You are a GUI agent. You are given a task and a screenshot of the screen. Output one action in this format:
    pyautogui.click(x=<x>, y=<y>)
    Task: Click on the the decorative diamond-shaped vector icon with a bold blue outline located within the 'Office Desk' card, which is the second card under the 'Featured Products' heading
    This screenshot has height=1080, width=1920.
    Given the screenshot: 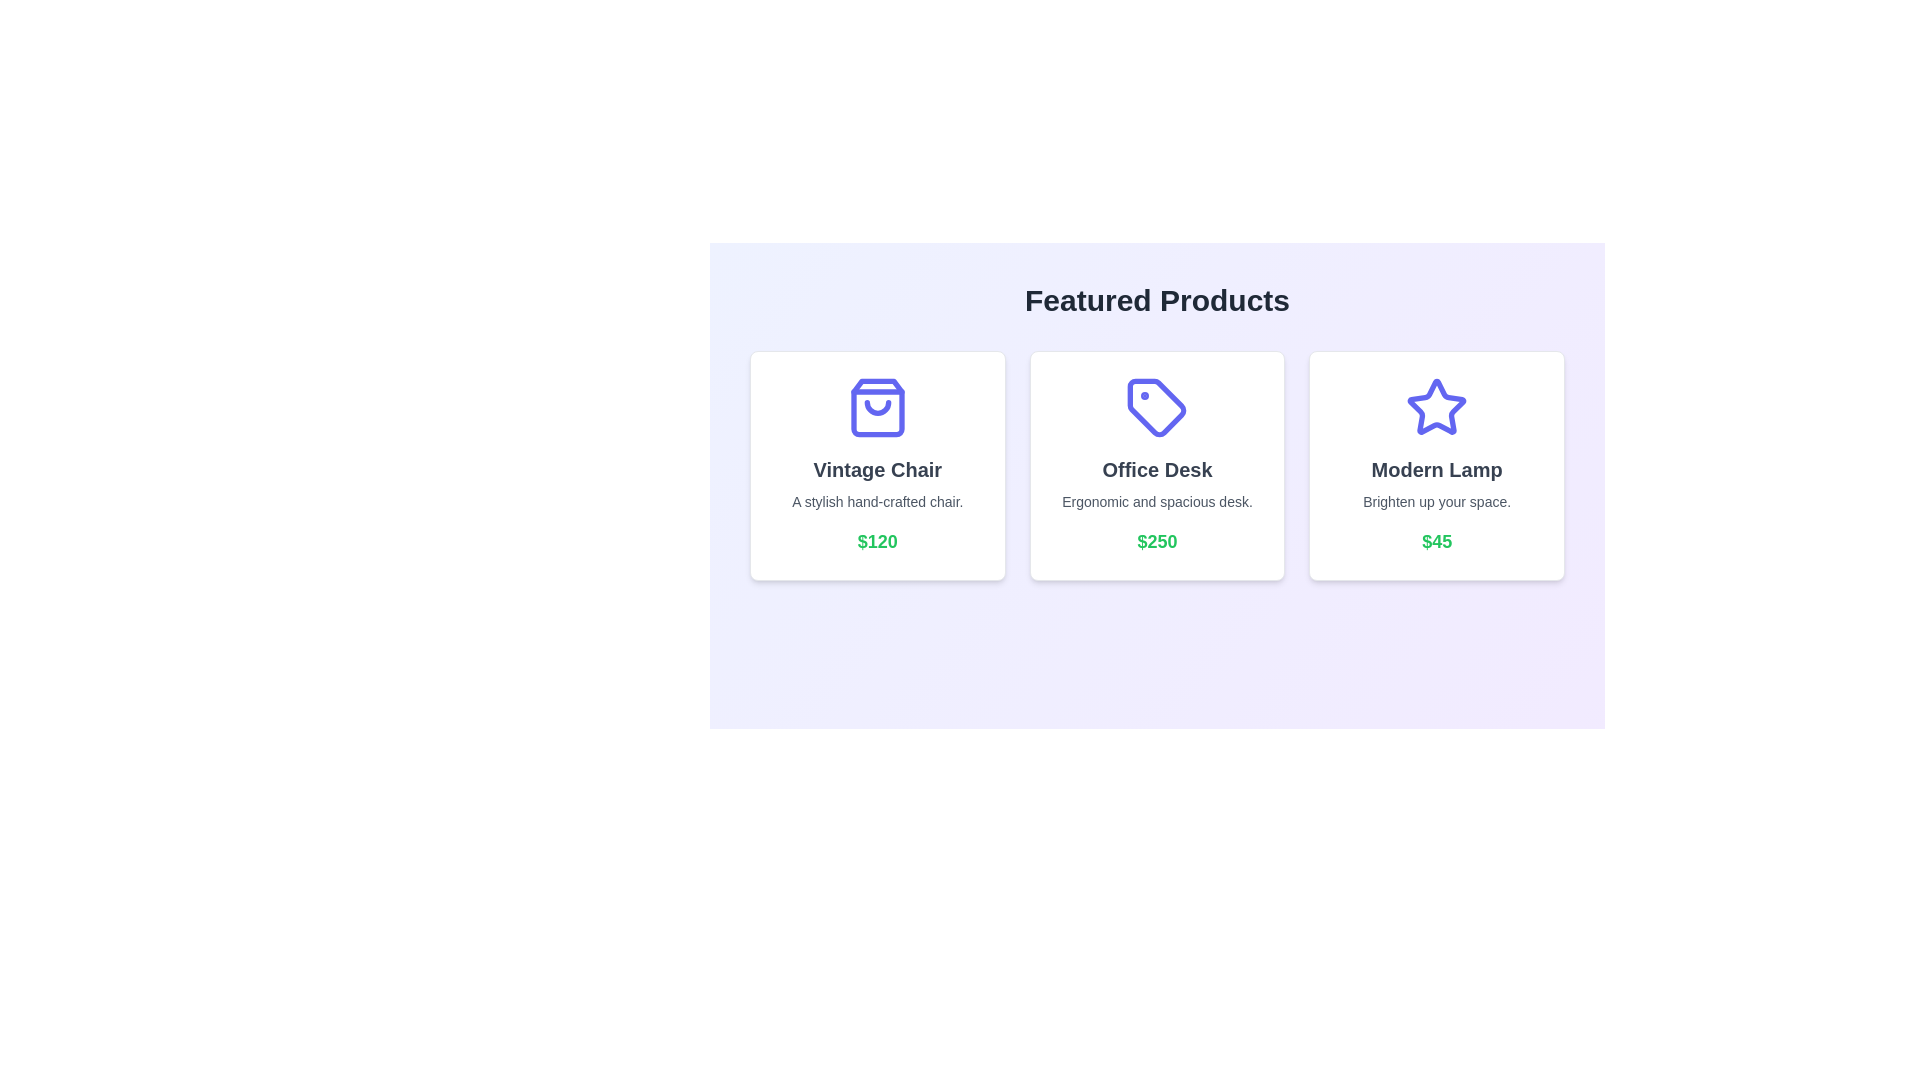 What is the action you would take?
    pyautogui.click(x=1157, y=407)
    